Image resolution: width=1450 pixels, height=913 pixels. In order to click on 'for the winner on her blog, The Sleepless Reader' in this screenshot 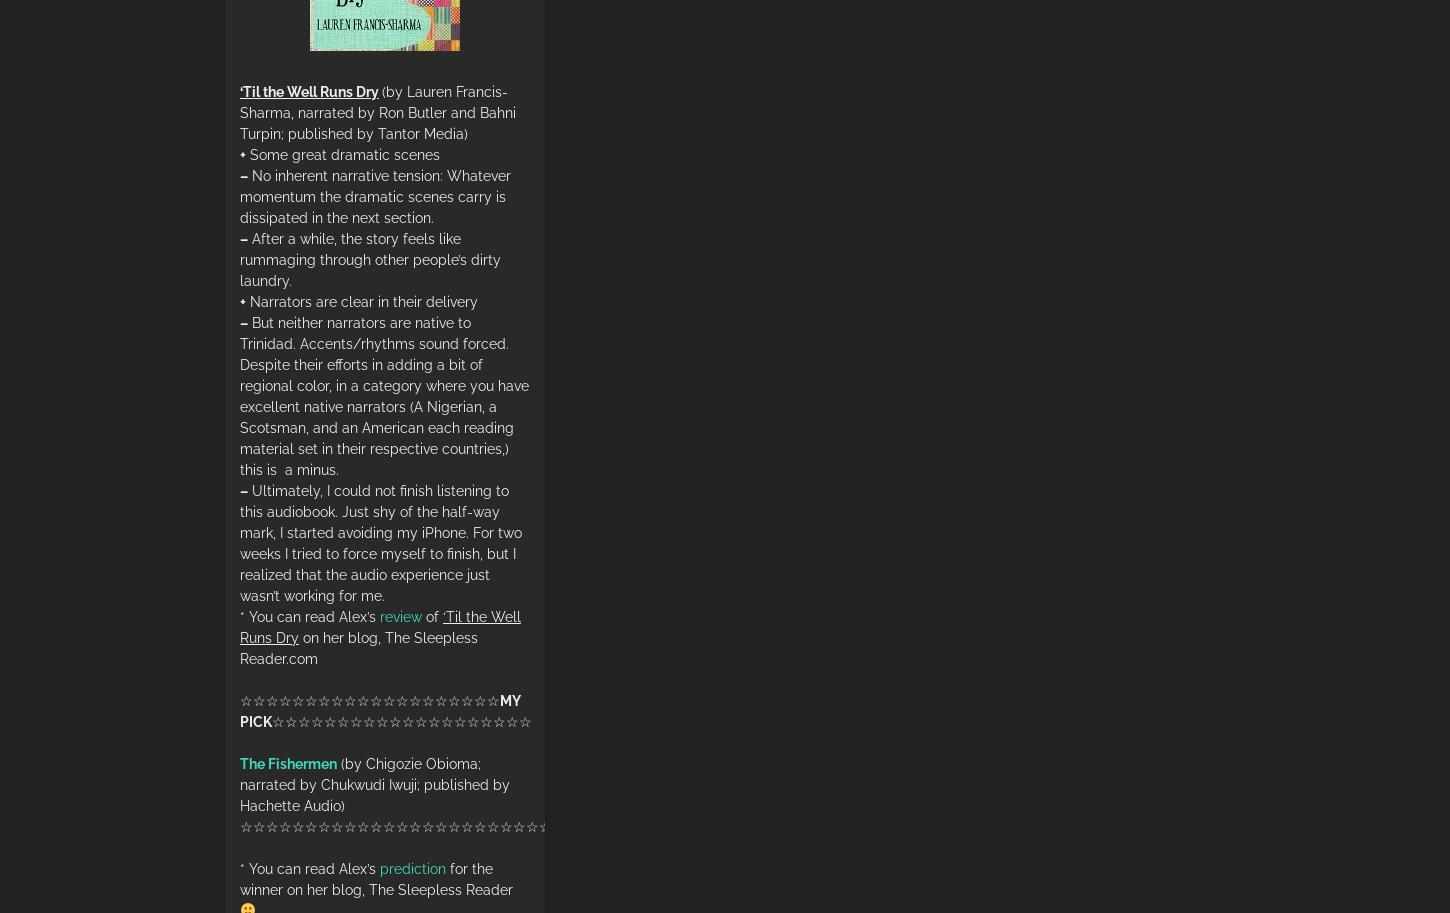, I will do `click(375, 878)`.